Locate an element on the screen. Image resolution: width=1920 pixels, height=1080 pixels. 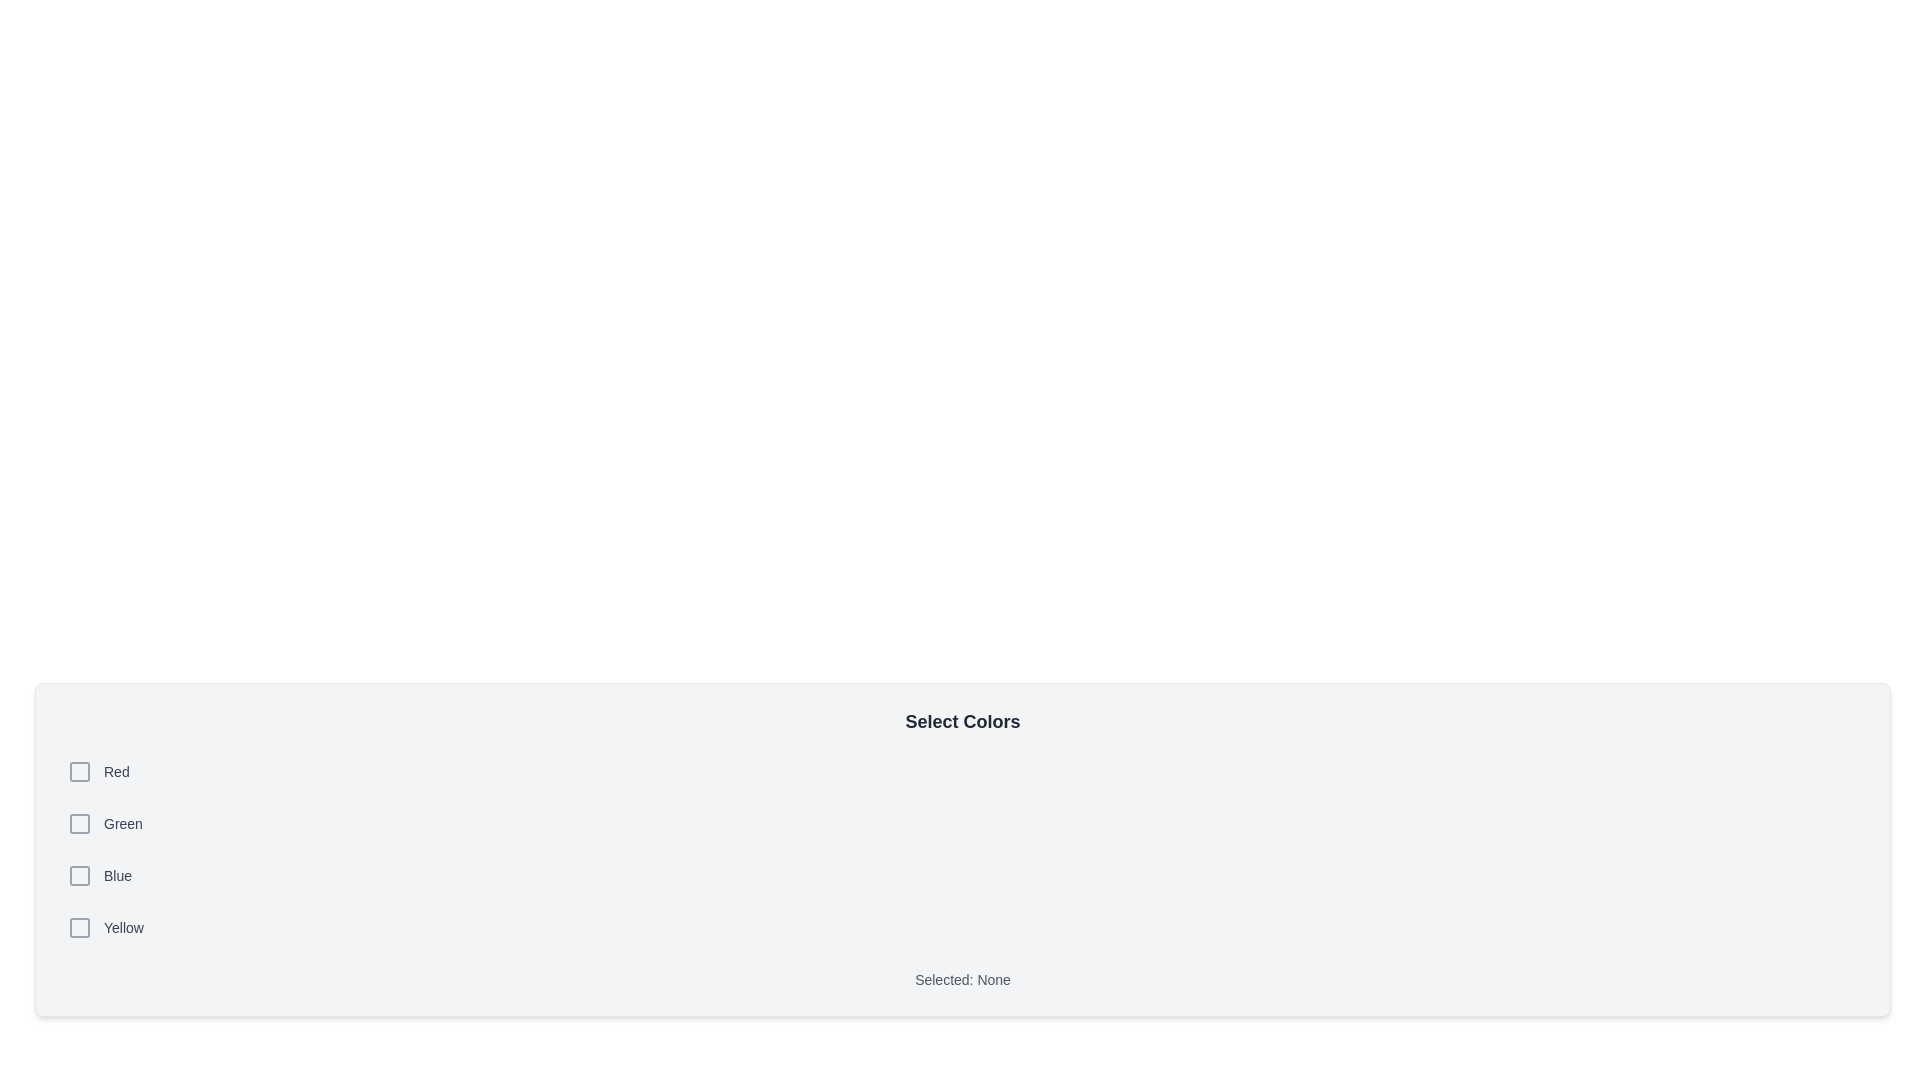
the text label 'Red' which identifies the corresponding checkbox option in the vertical list is located at coordinates (115, 770).